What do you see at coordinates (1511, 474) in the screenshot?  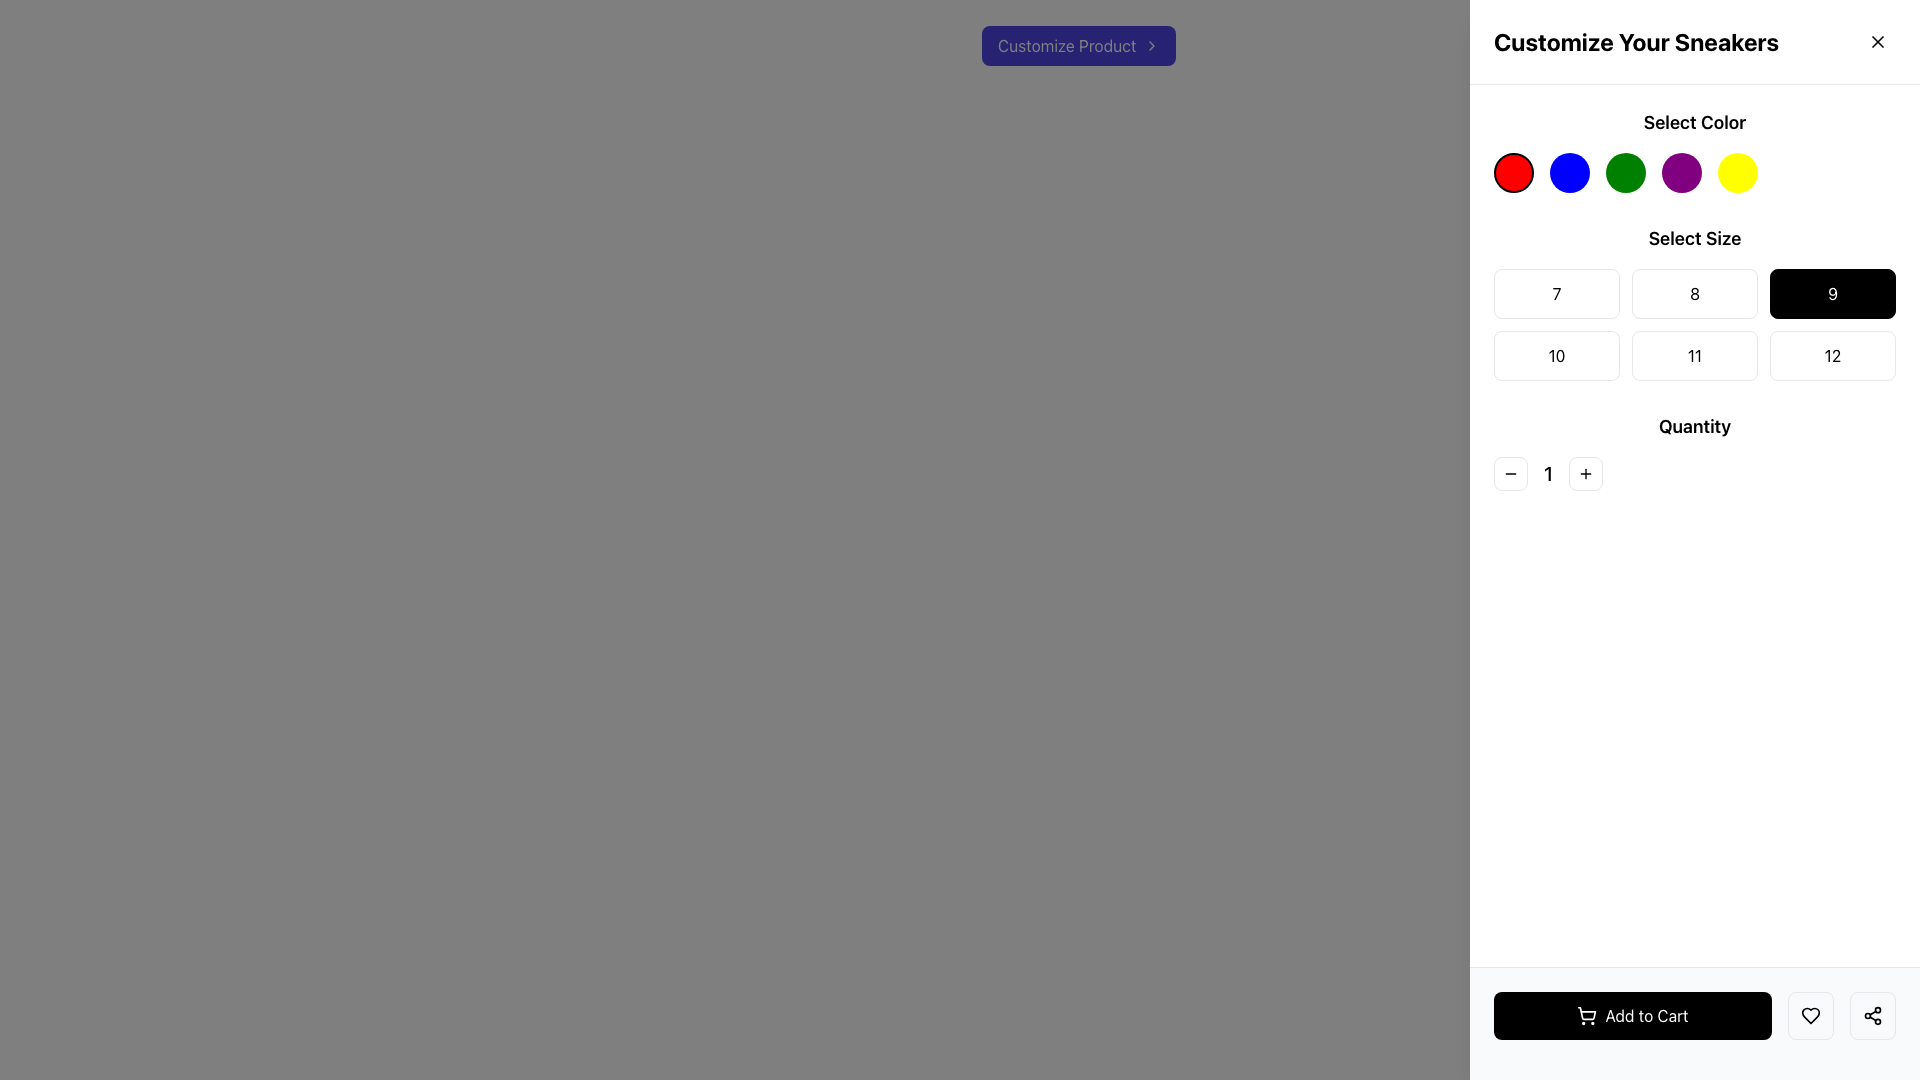 I see `the Decrement Button located in the lower central part of the right panel of the interface, adjacent to the numeric input field` at bounding box center [1511, 474].